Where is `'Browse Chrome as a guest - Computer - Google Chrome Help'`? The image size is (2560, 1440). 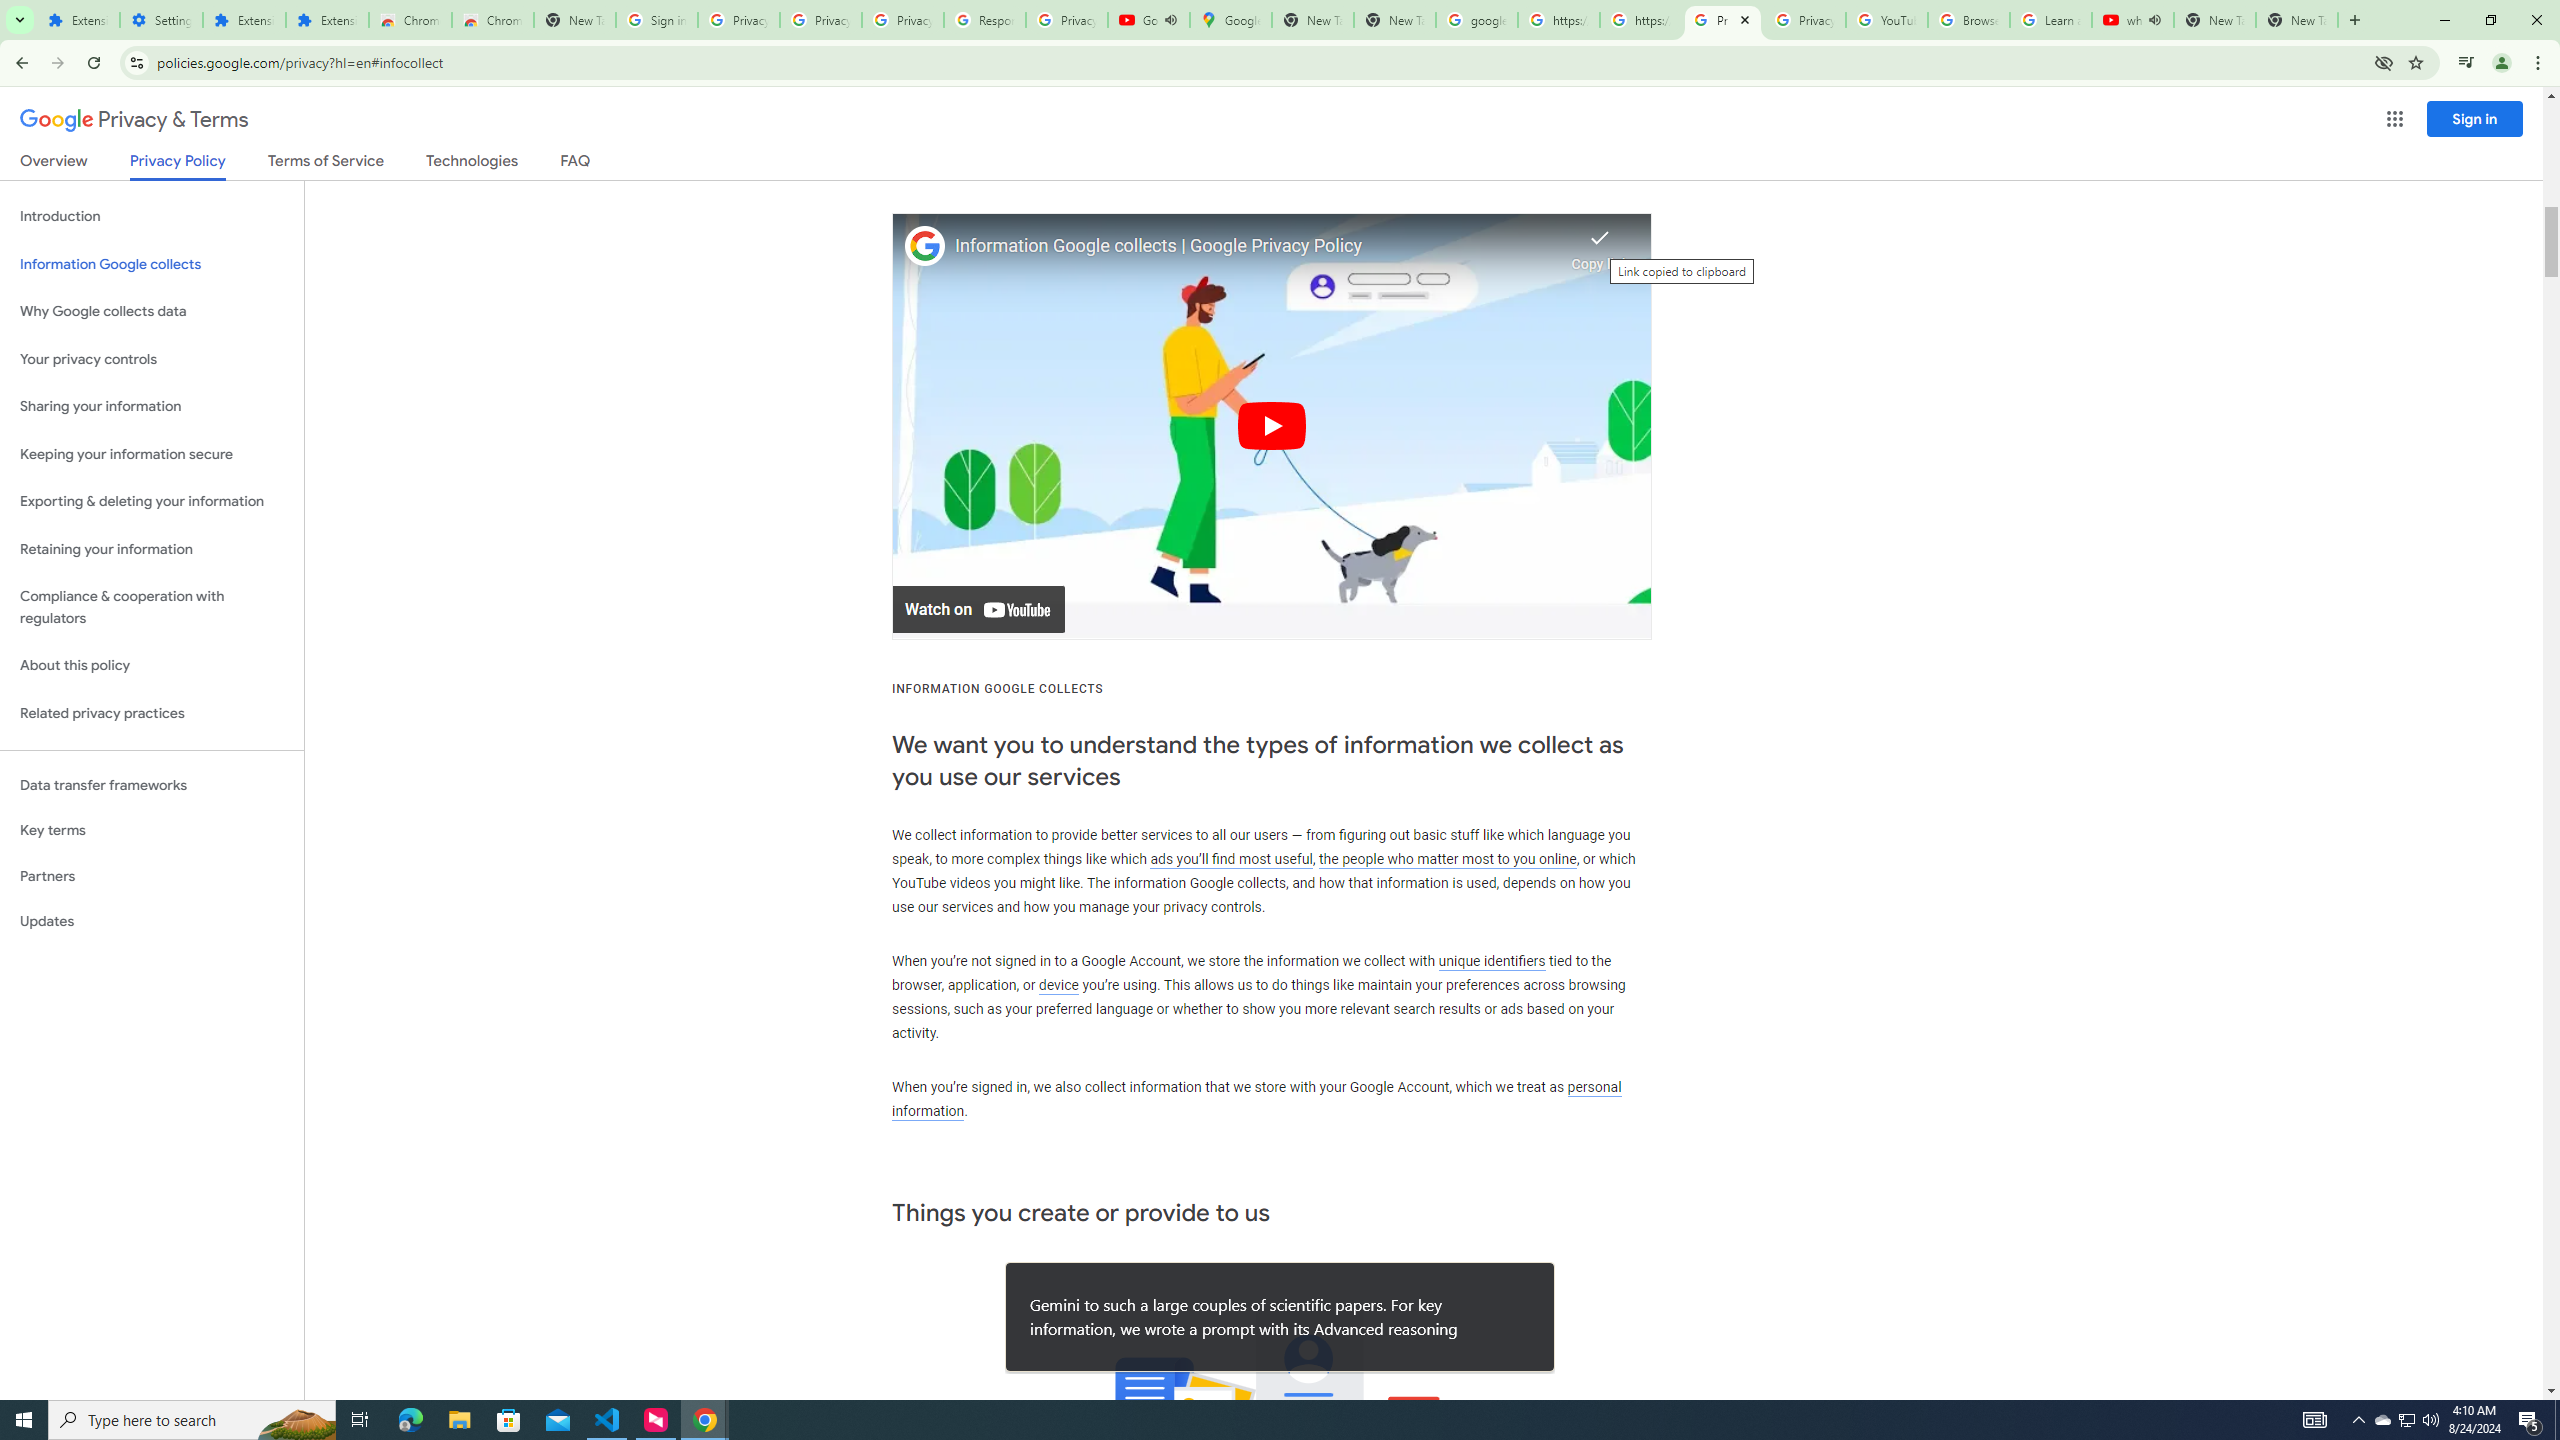
'Browse Chrome as a guest - Computer - Google Chrome Help' is located at coordinates (1968, 19).